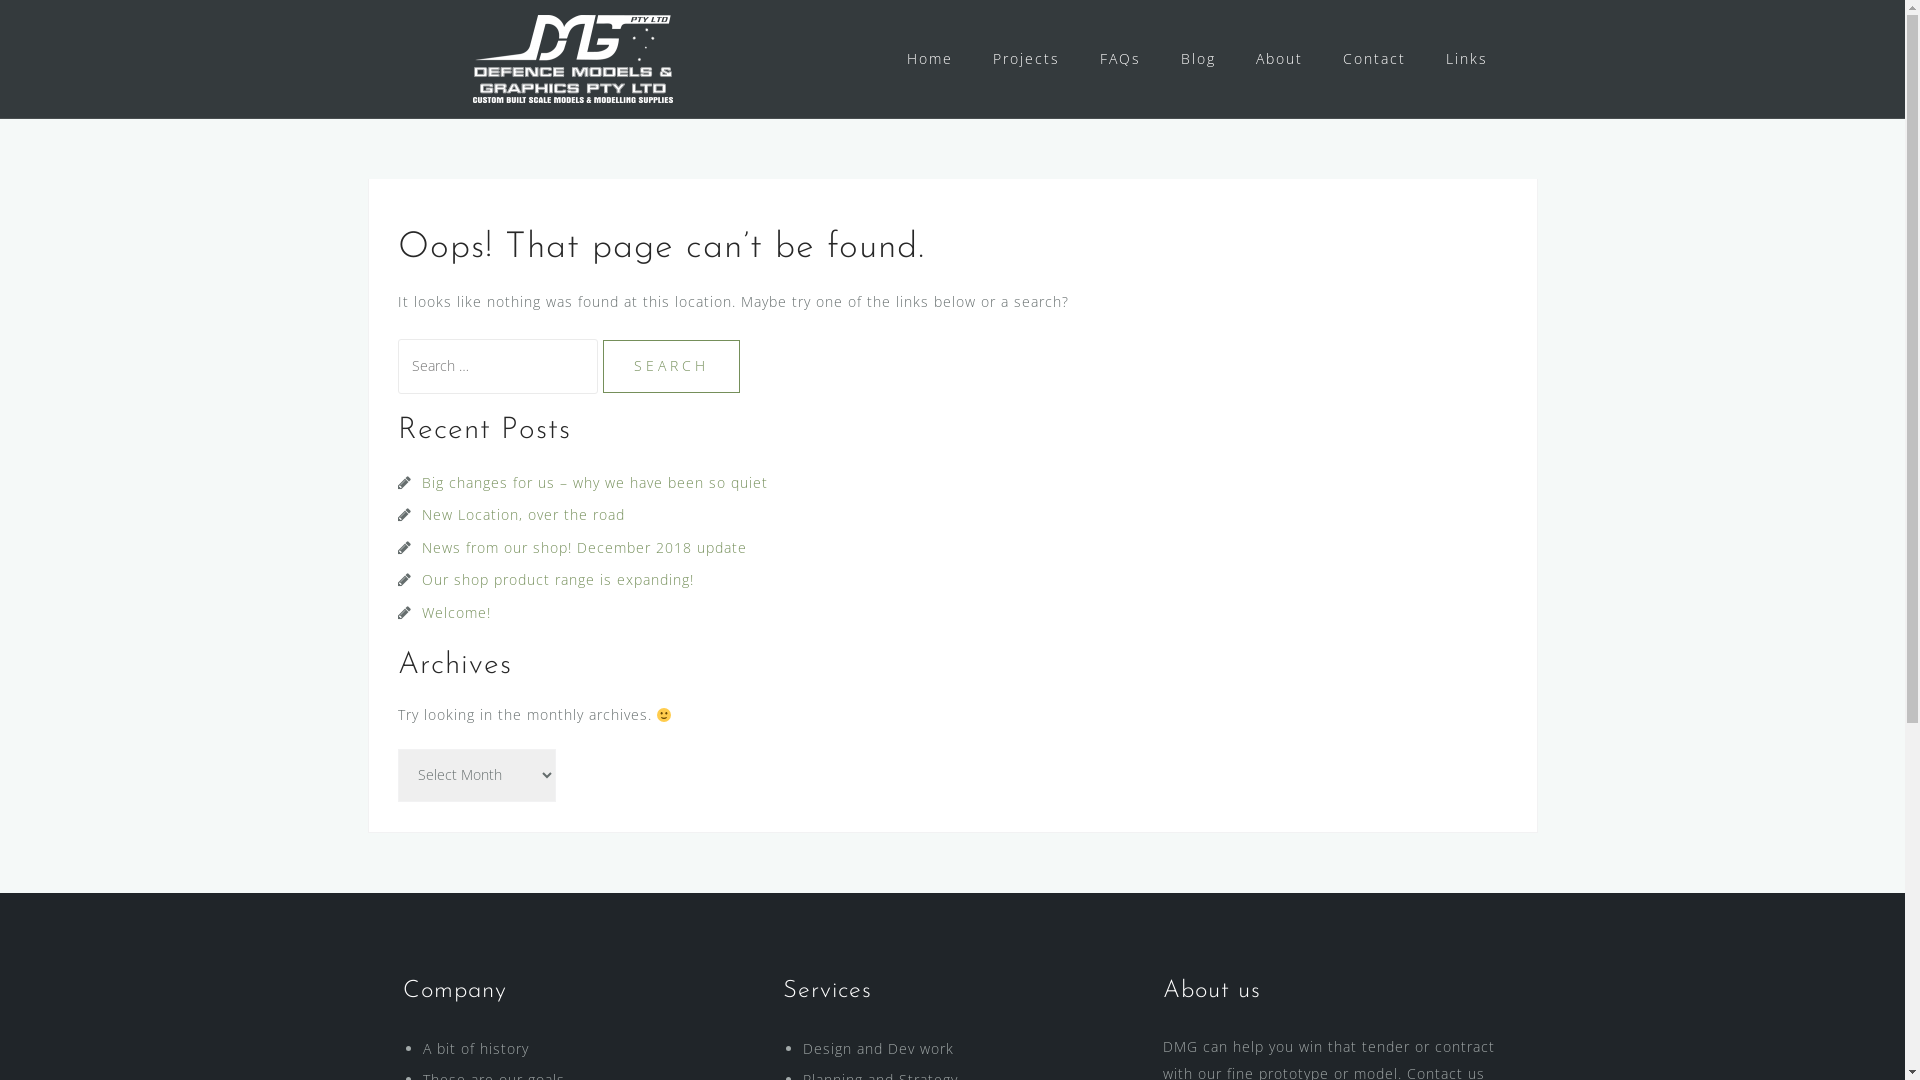 Image resolution: width=1920 pixels, height=1080 pixels. What do you see at coordinates (455, 611) in the screenshot?
I see `'Welcome!'` at bounding box center [455, 611].